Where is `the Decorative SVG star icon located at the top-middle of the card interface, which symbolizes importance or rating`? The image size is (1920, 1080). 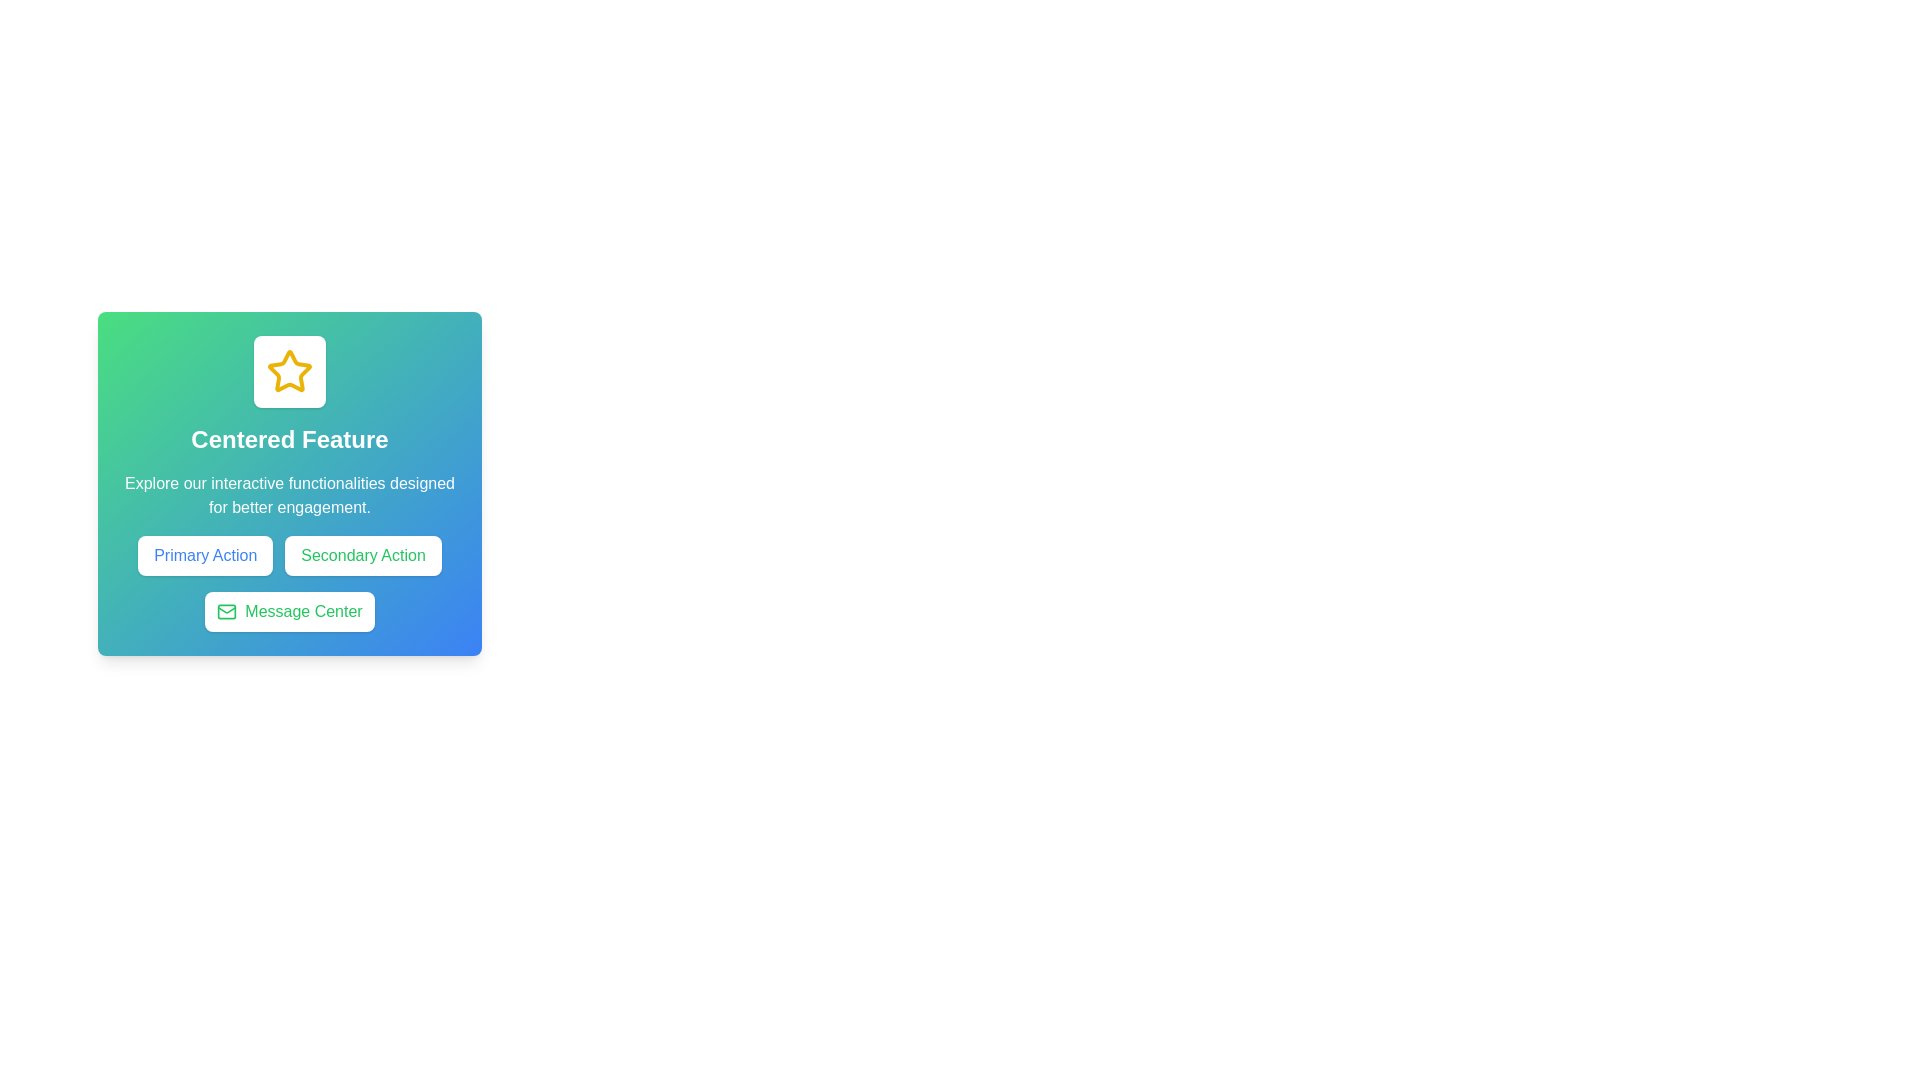 the Decorative SVG star icon located at the top-middle of the card interface, which symbolizes importance or rating is located at coordinates (288, 371).